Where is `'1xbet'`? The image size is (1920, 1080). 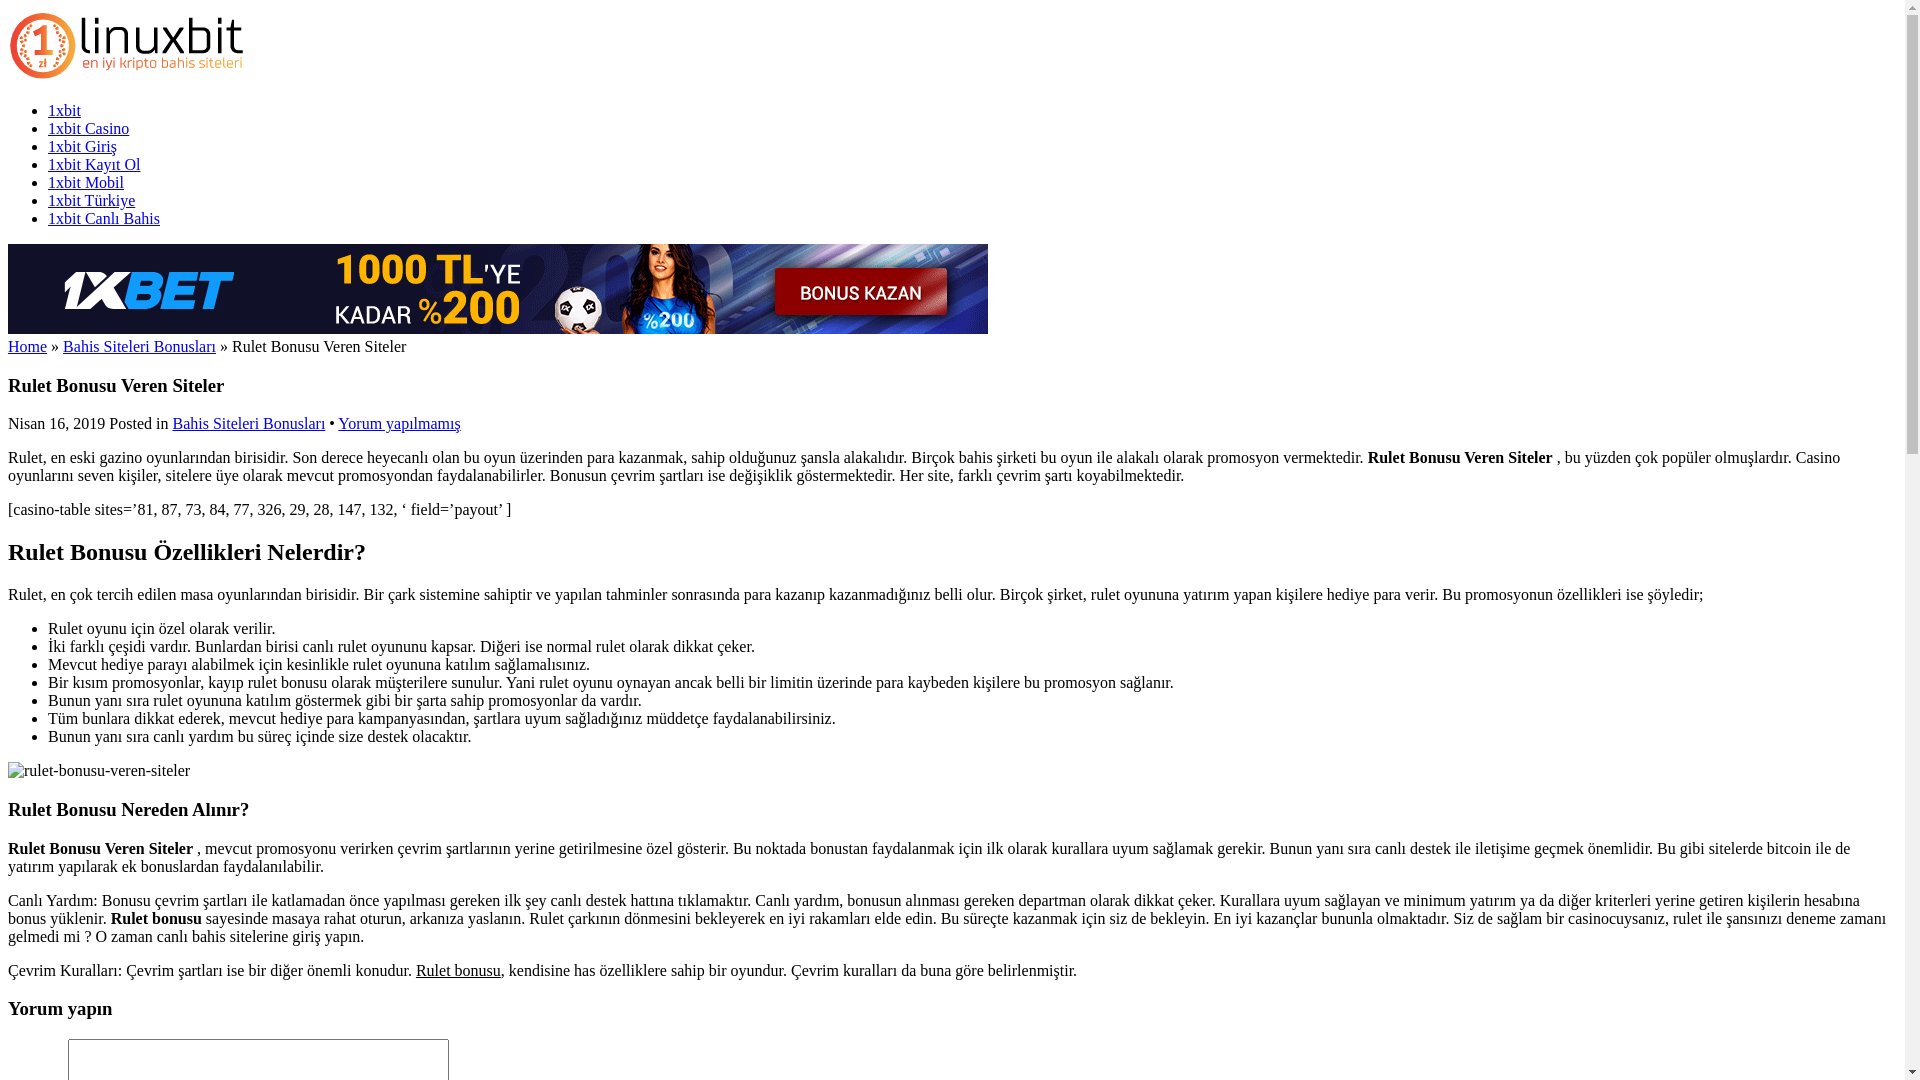
'1xbet' is located at coordinates (498, 327).